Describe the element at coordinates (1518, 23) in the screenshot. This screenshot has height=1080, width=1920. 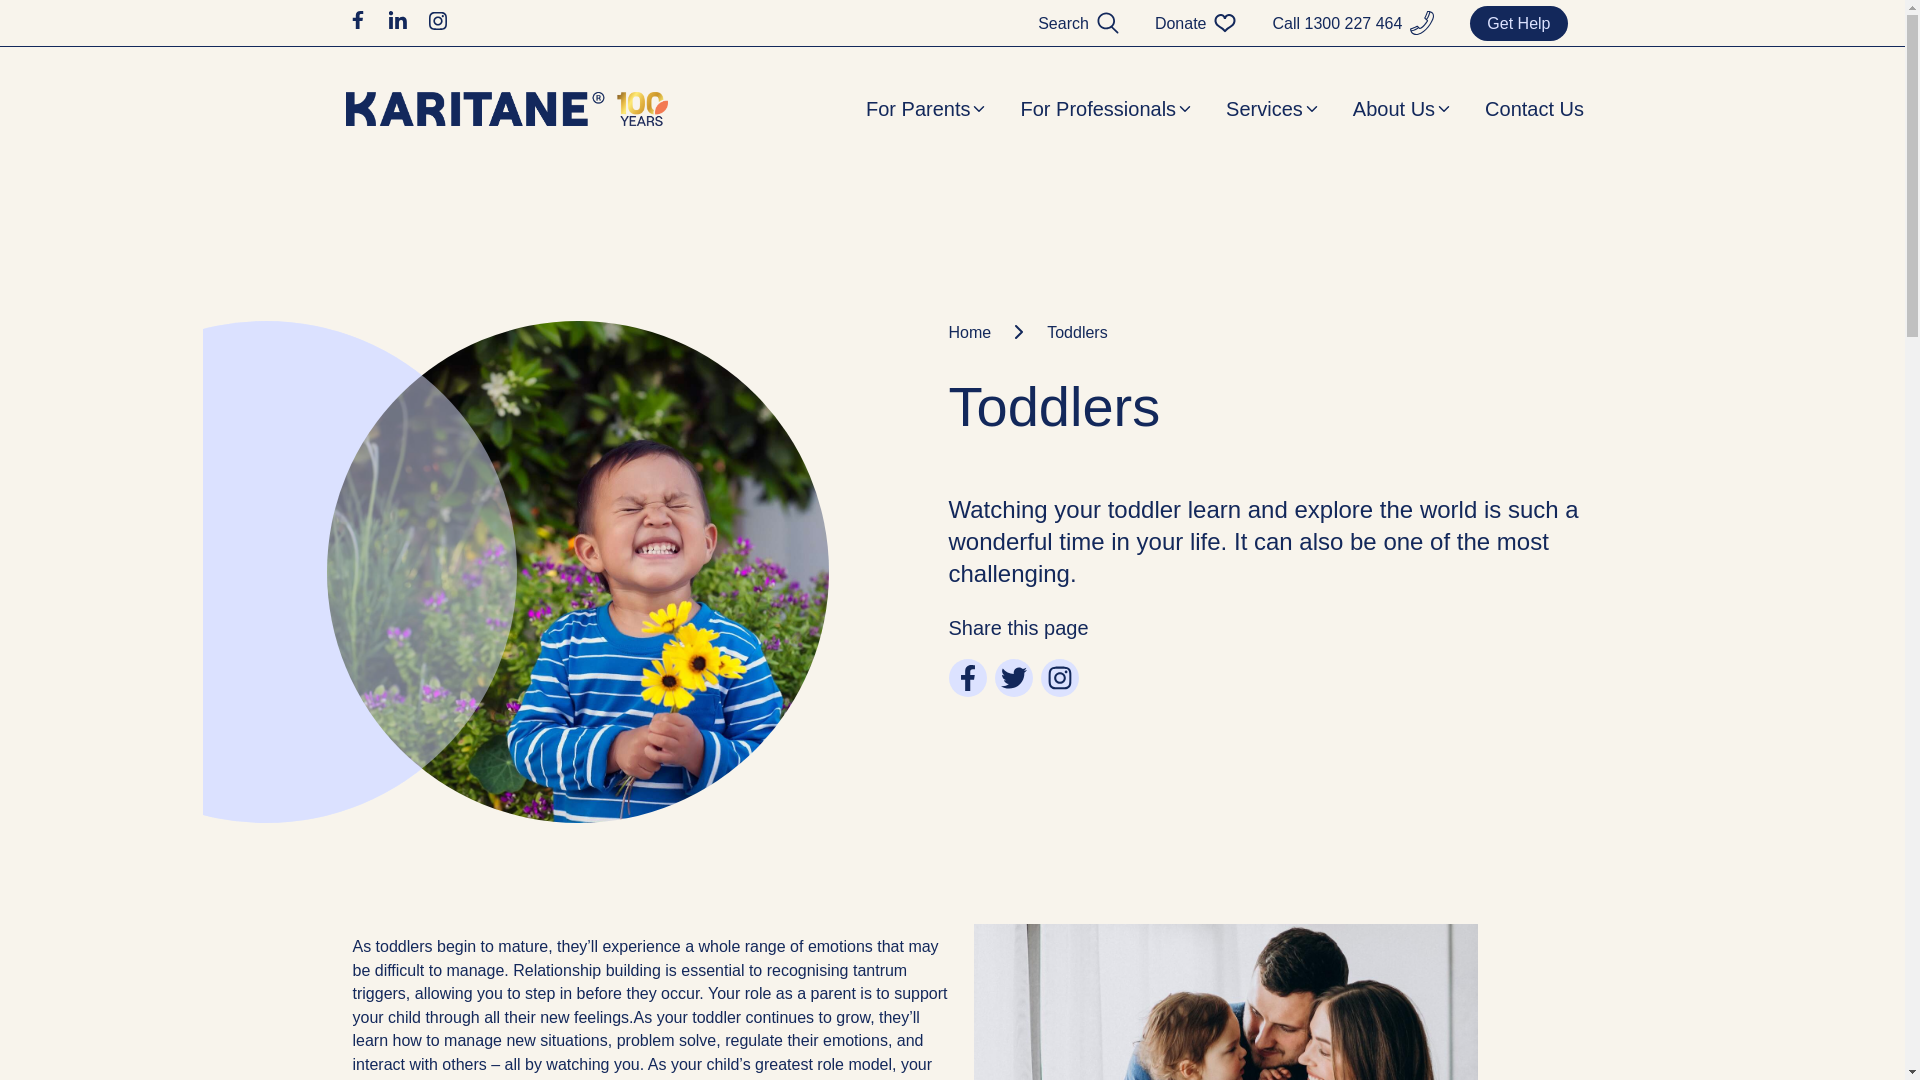
I see `'Get Help'` at that location.